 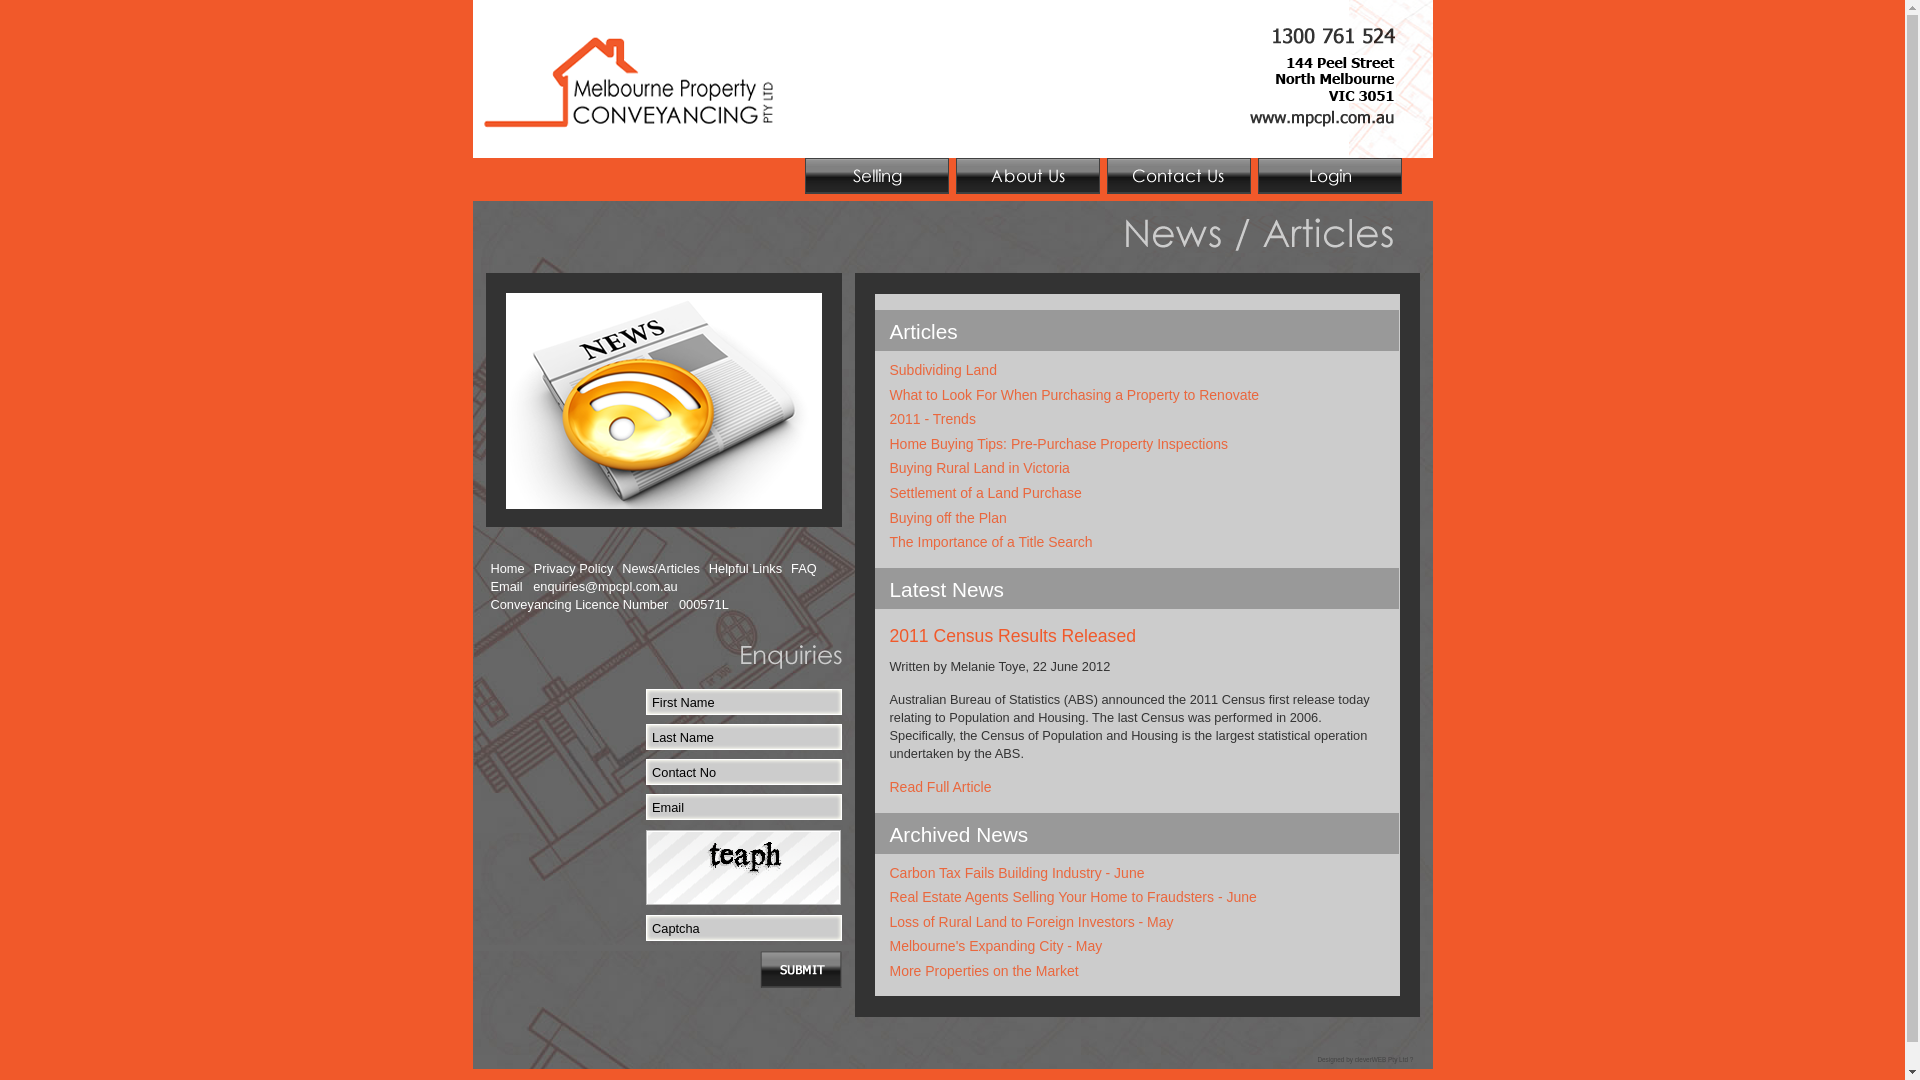 I want to click on 'Home', so click(x=507, y=569).